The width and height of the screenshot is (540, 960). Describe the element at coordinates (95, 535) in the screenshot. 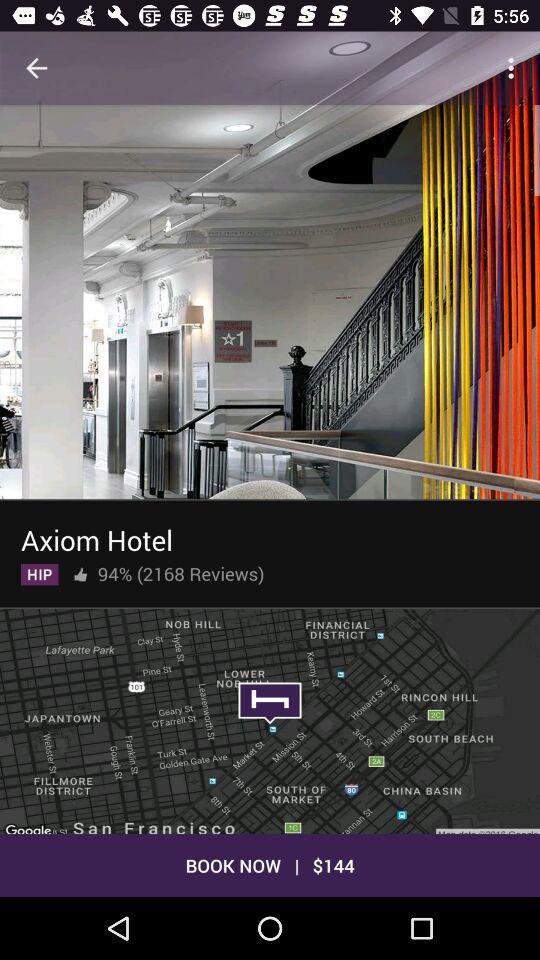

I see `the axiom hotel item` at that location.